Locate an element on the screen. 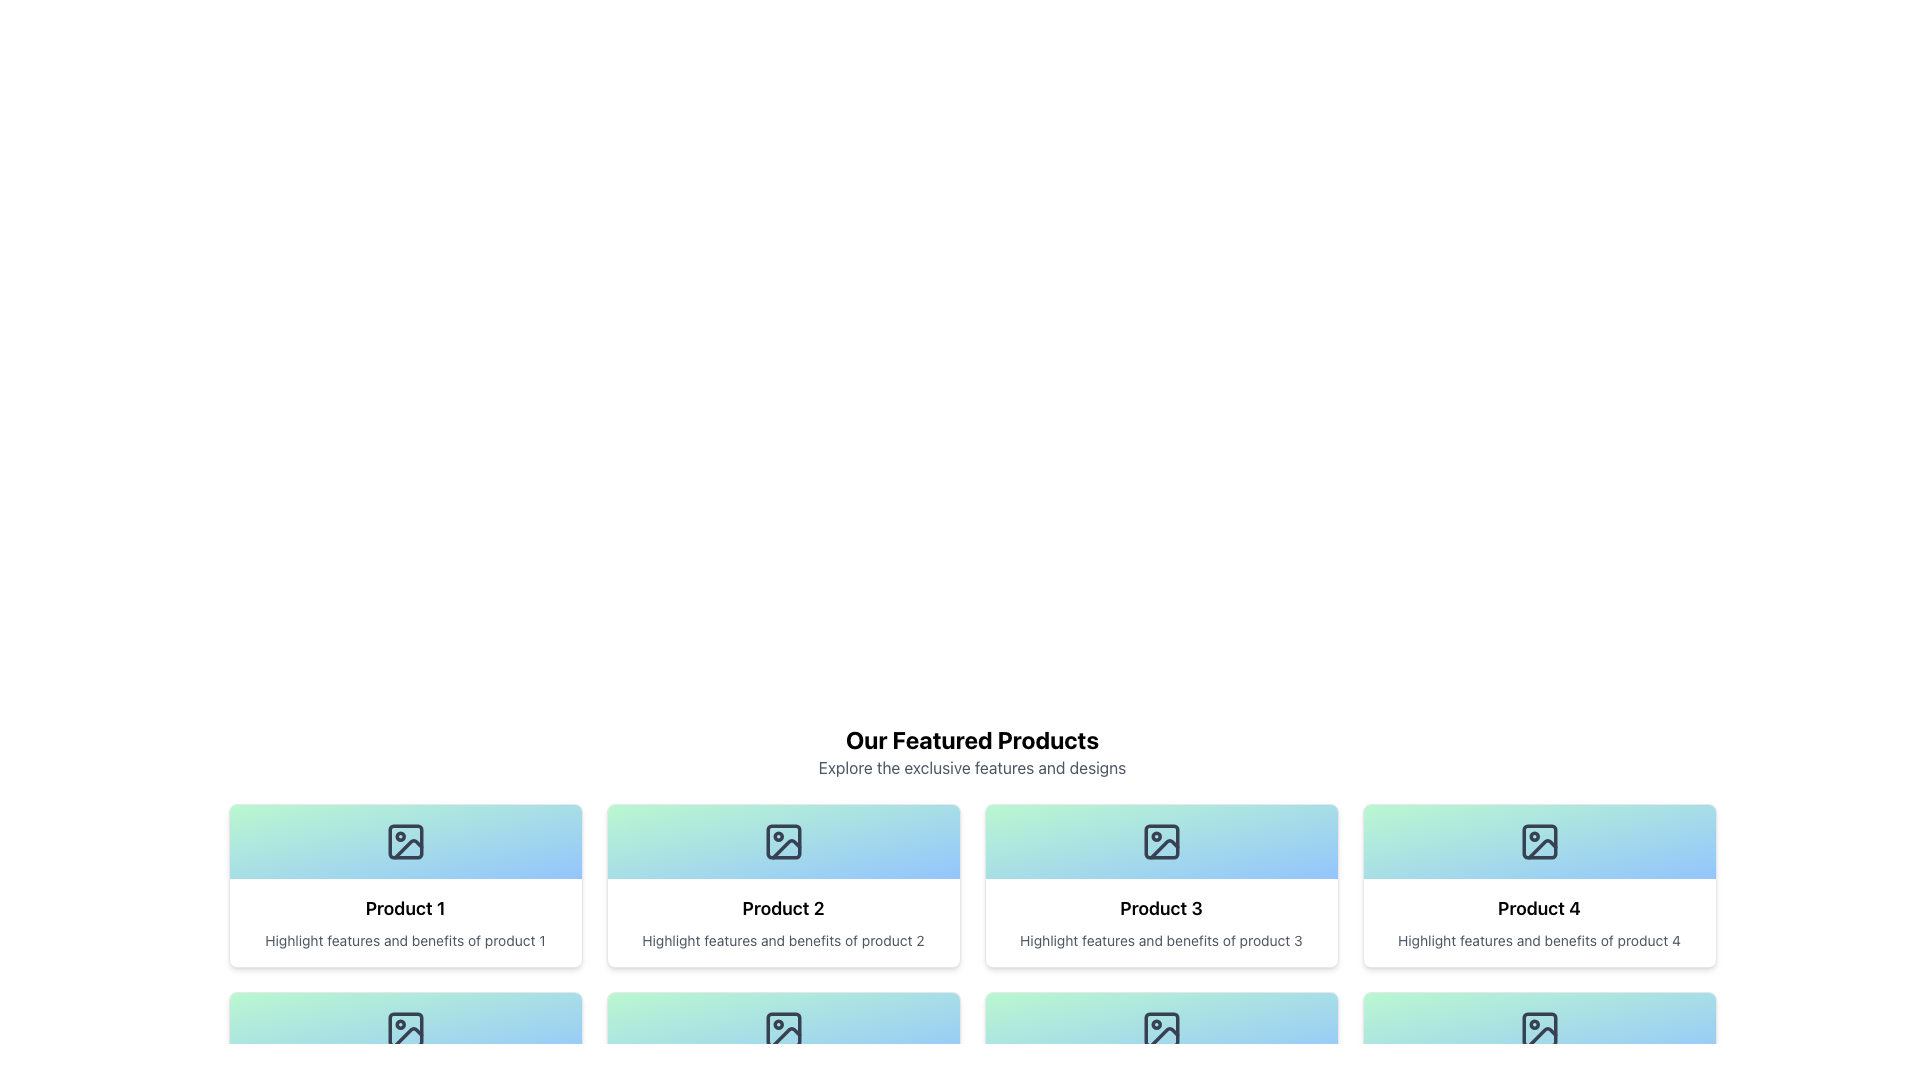  the Text Block containing the heading 'Product 4' and the subtext 'Highlight features and benefits of product 4' located in the bottom part of a light-themed card in the fourth position from the left in the top row of a grid layout is located at coordinates (1538, 922).